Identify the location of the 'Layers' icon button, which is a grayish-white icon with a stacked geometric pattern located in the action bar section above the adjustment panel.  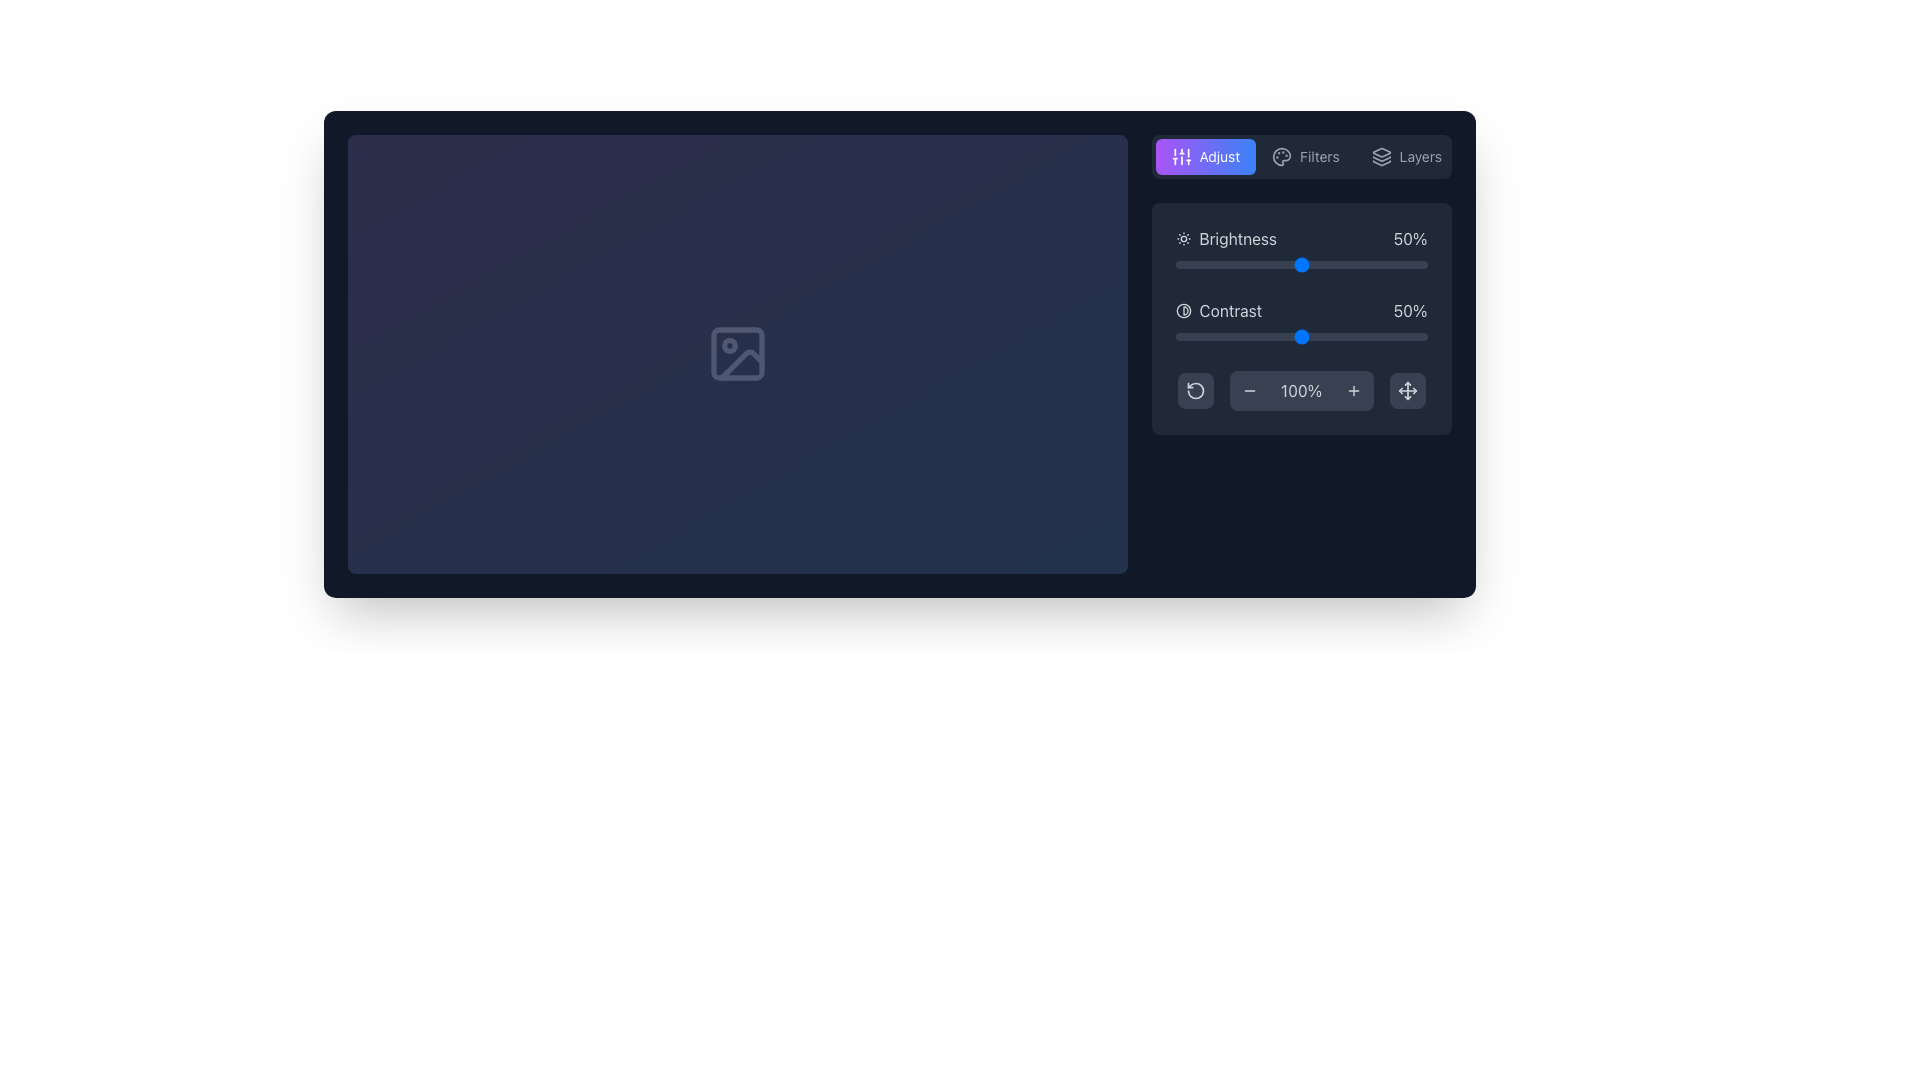
(1380, 156).